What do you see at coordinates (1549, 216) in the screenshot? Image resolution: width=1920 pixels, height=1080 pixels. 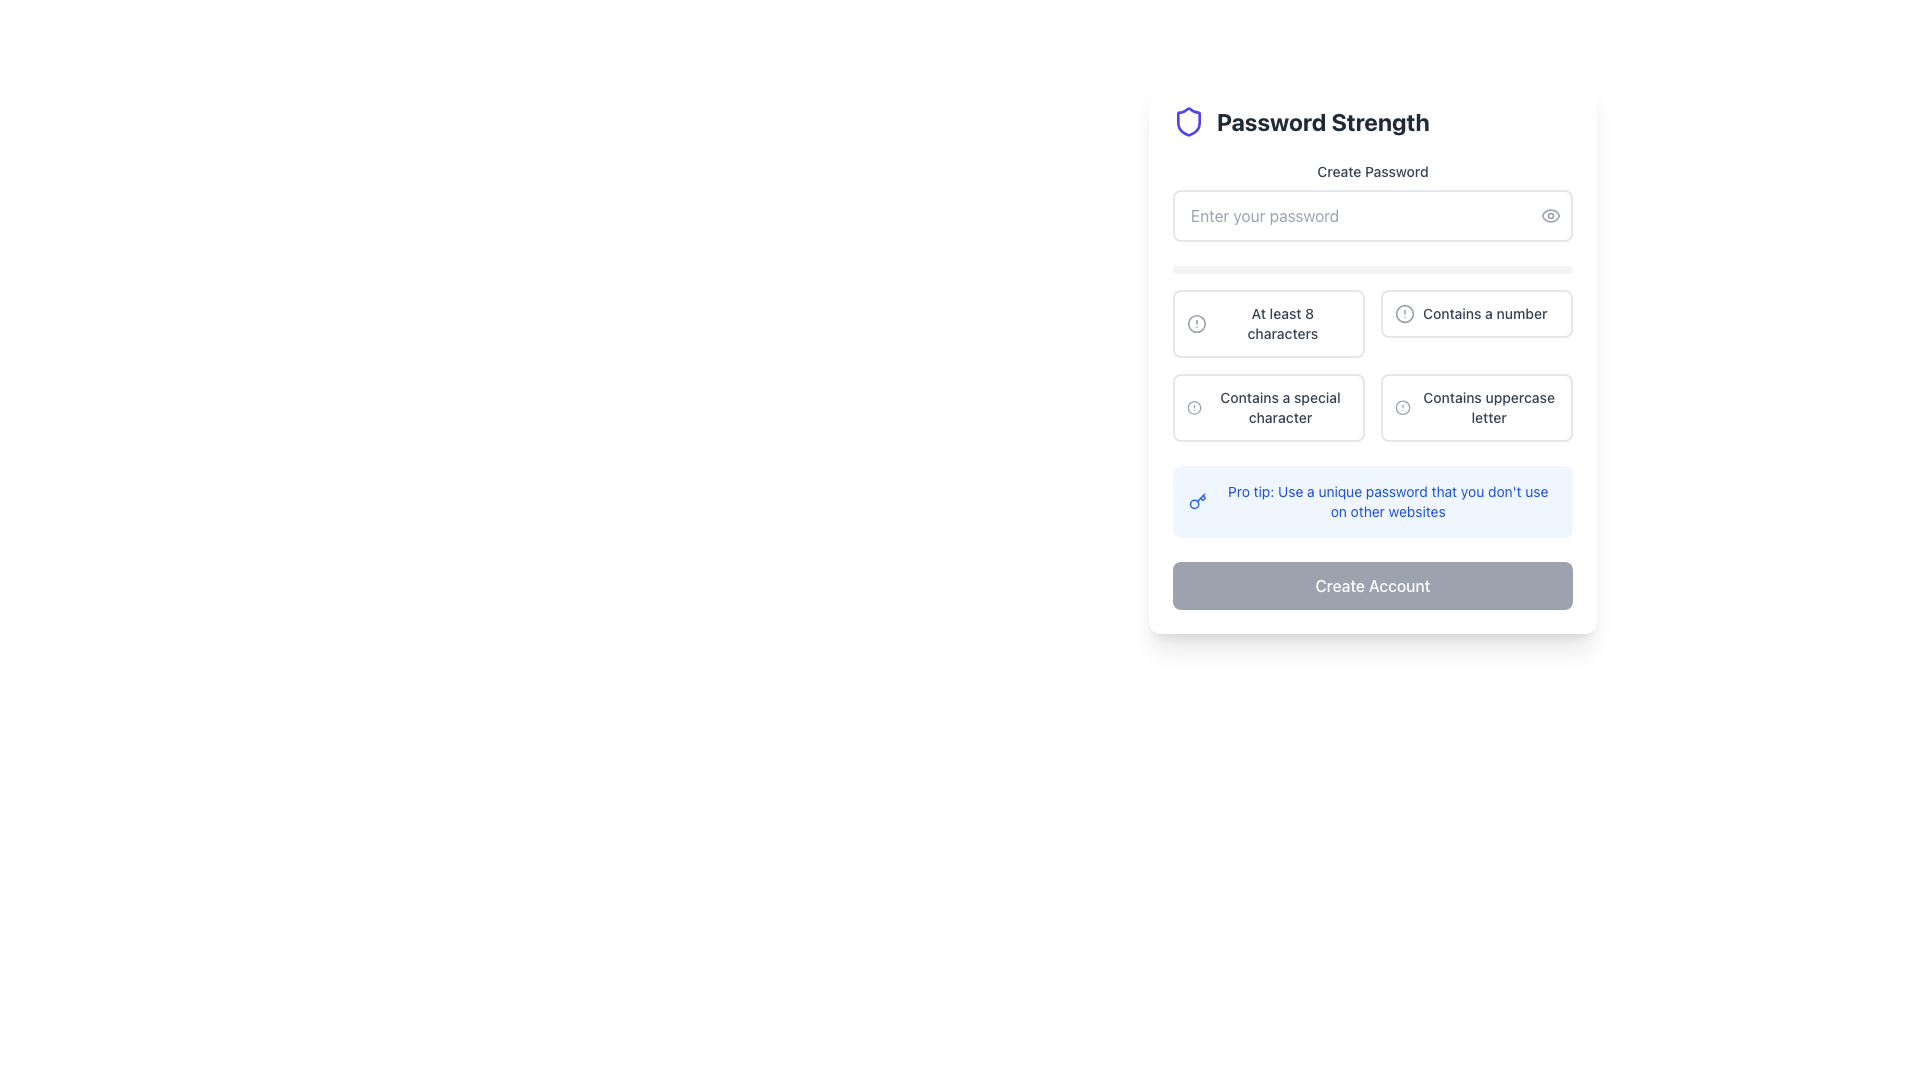 I see `the button located on the right side of the password input field` at bounding box center [1549, 216].